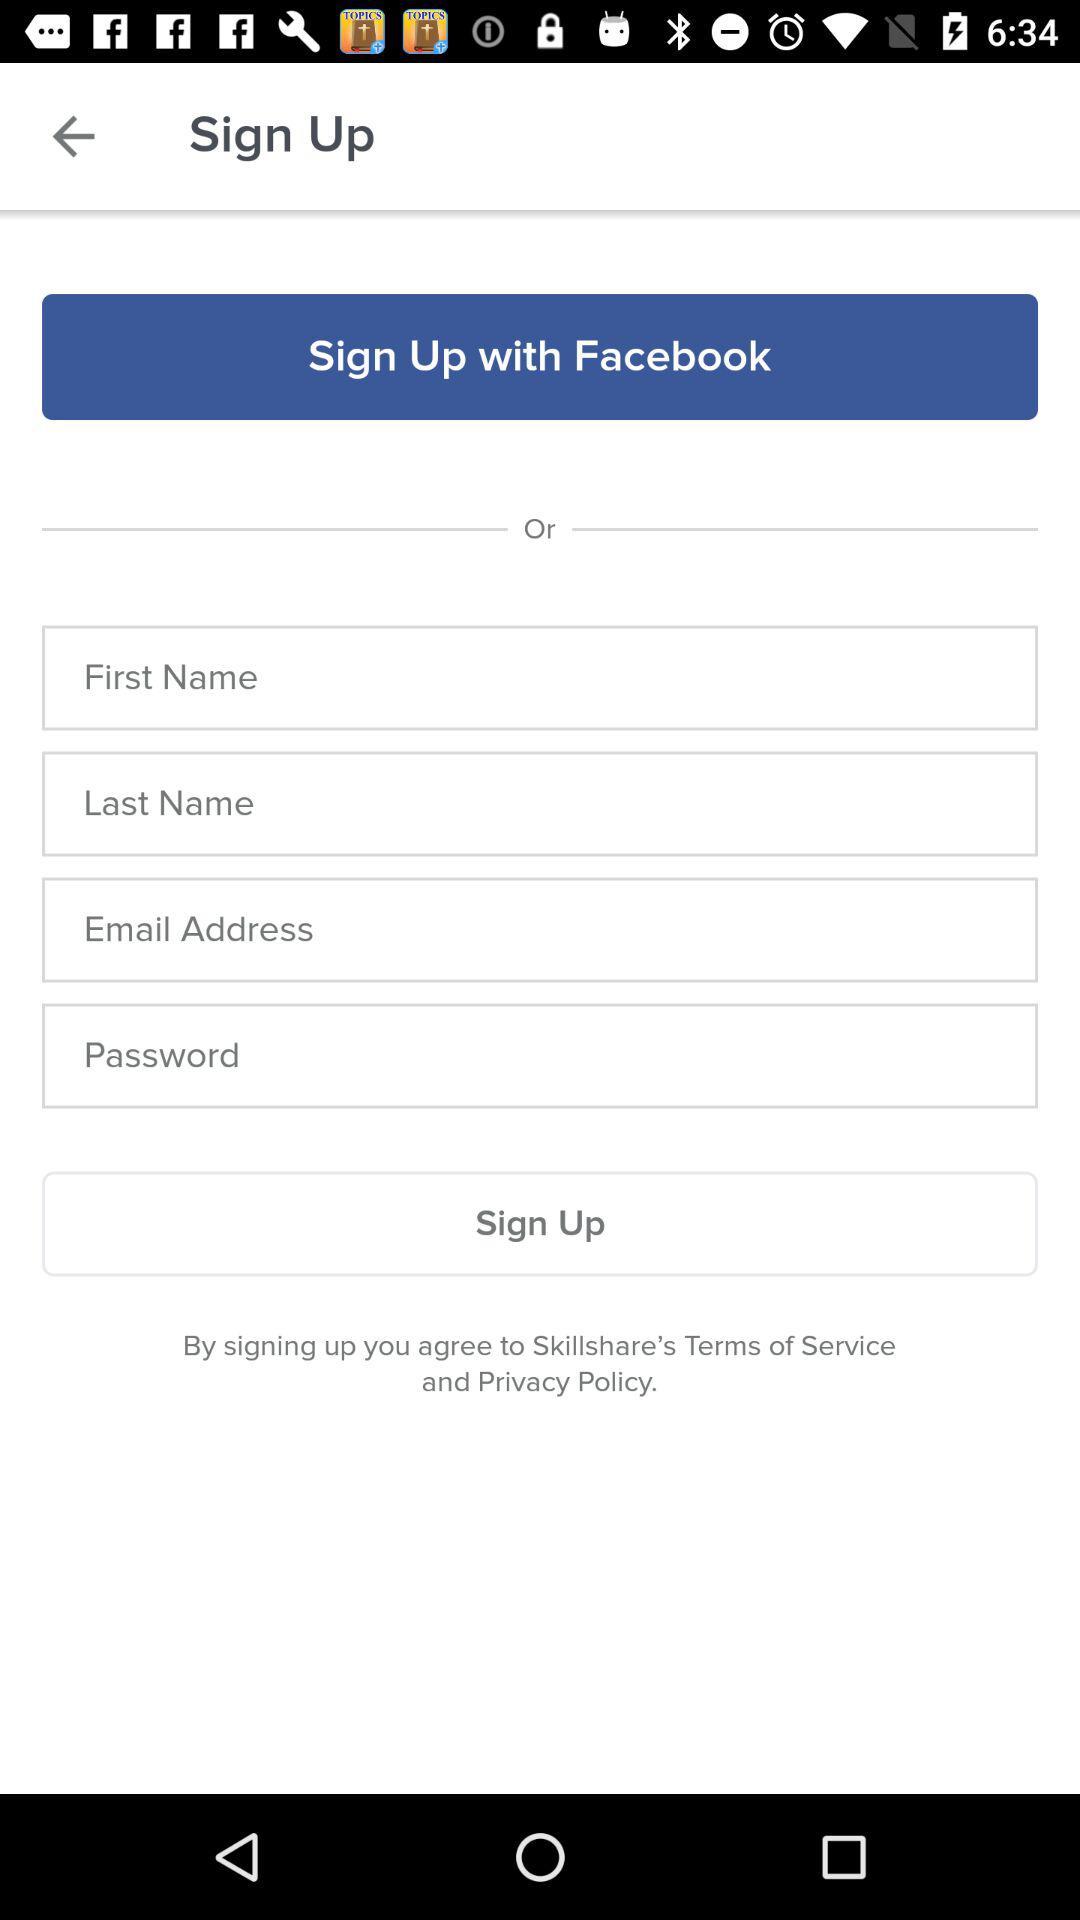 This screenshot has width=1080, height=1920. I want to click on email address, so click(540, 929).